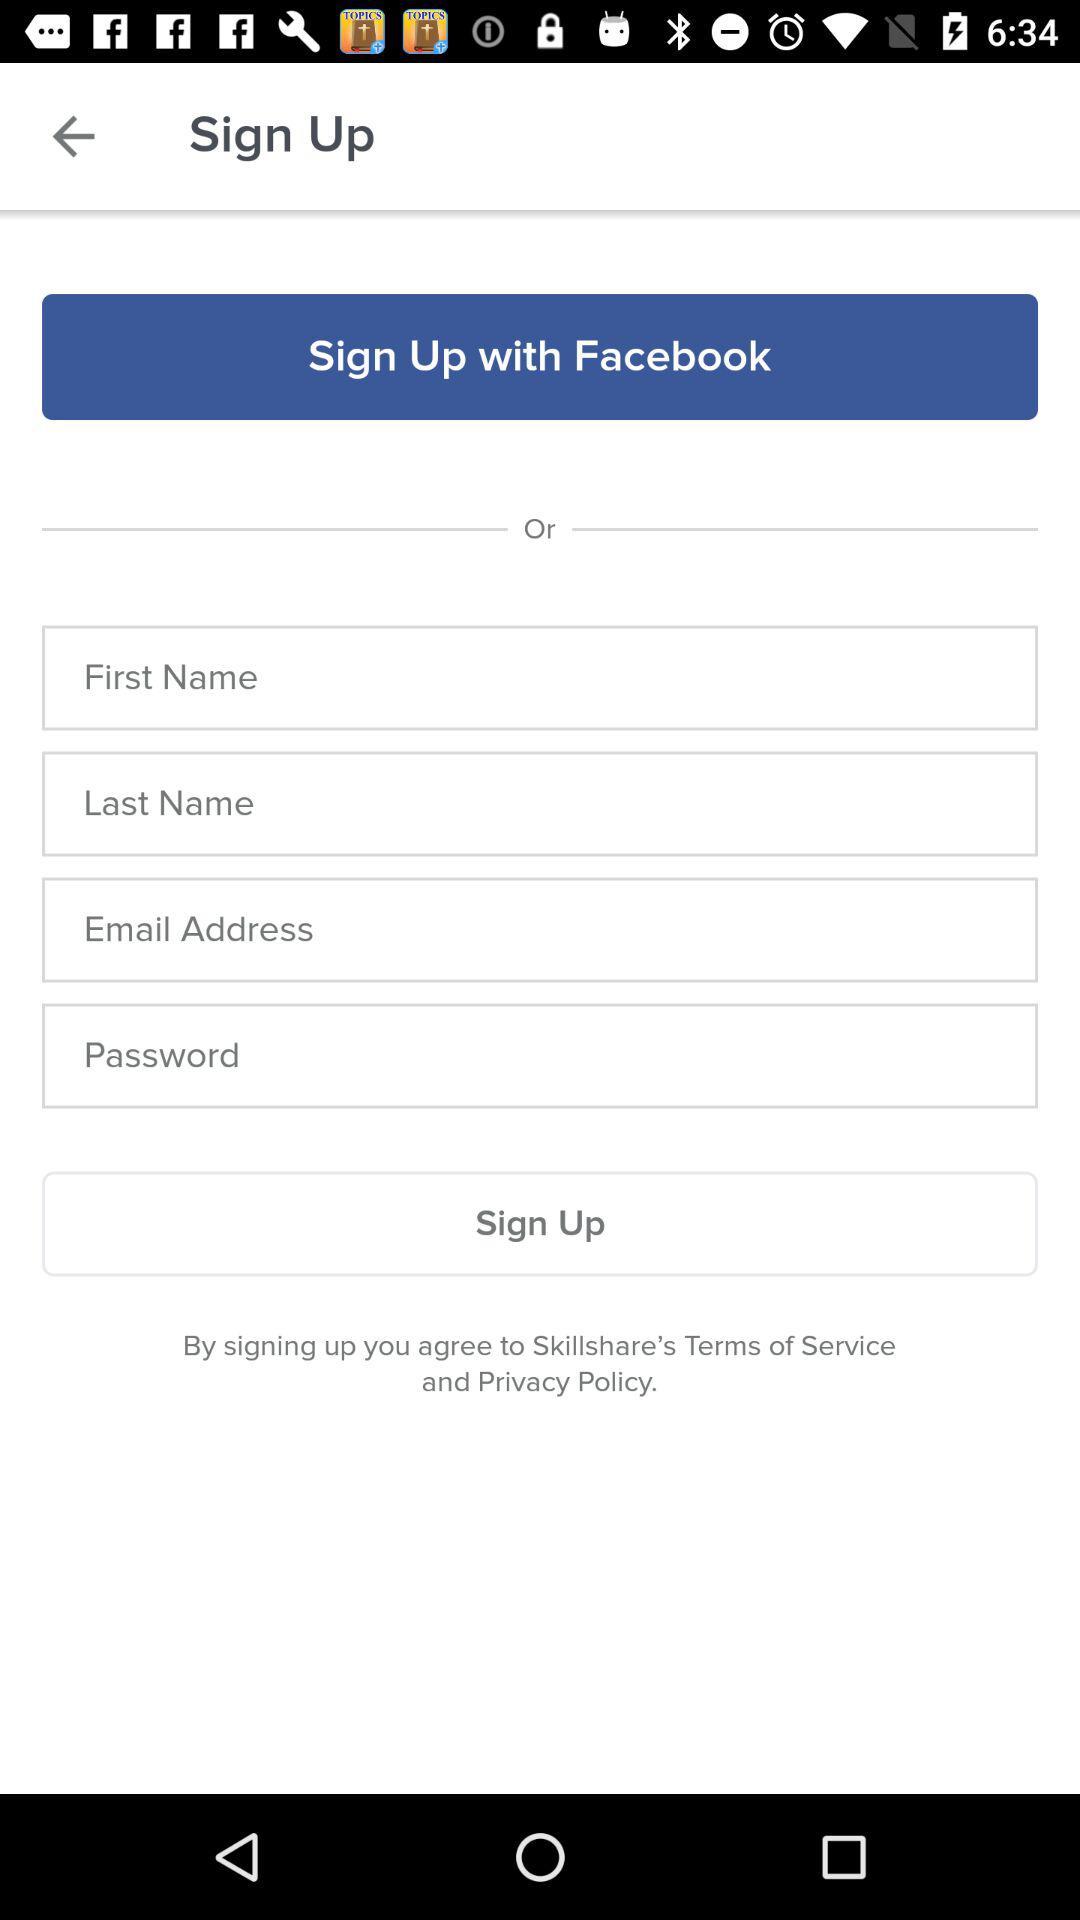 This screenshot has width=1080, height=1920. I want to click on email address, so click(540, 929).